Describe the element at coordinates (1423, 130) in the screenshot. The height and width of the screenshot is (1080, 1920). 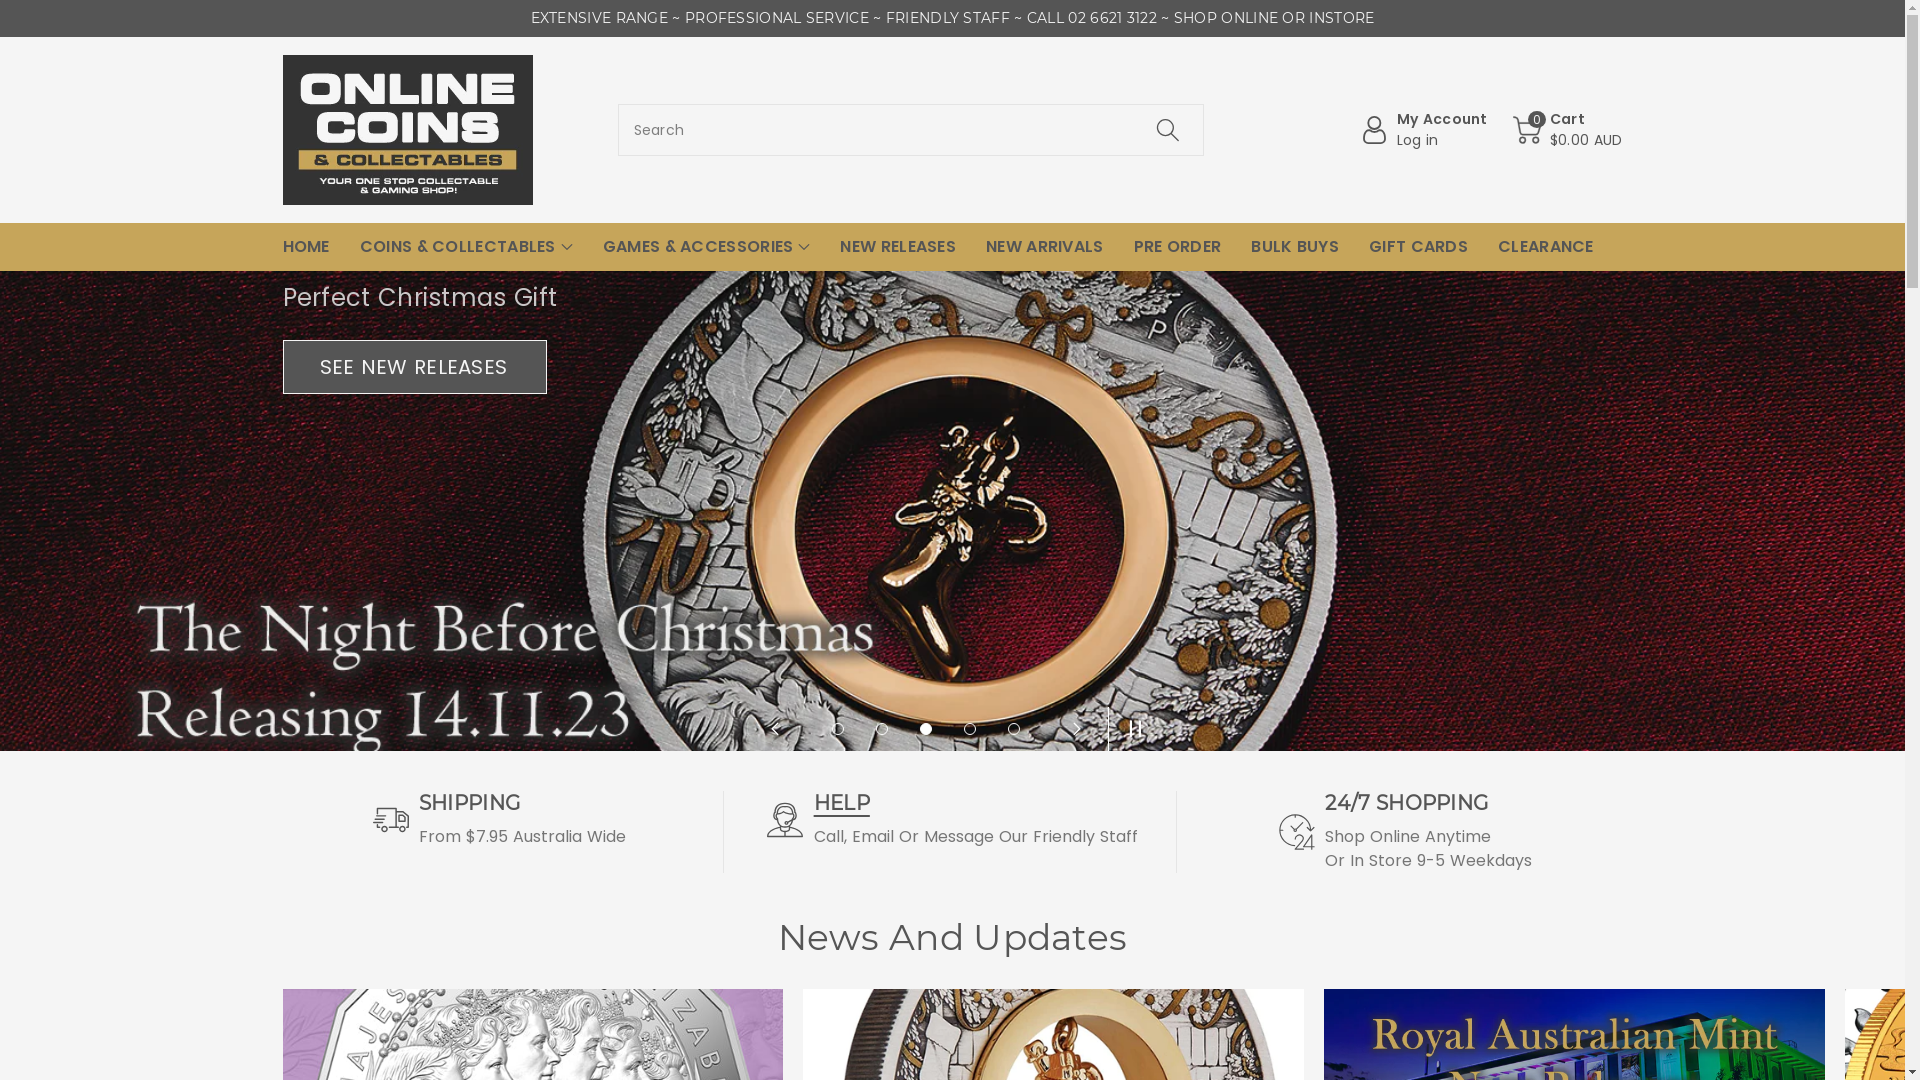
I see `'My Account` at that location.